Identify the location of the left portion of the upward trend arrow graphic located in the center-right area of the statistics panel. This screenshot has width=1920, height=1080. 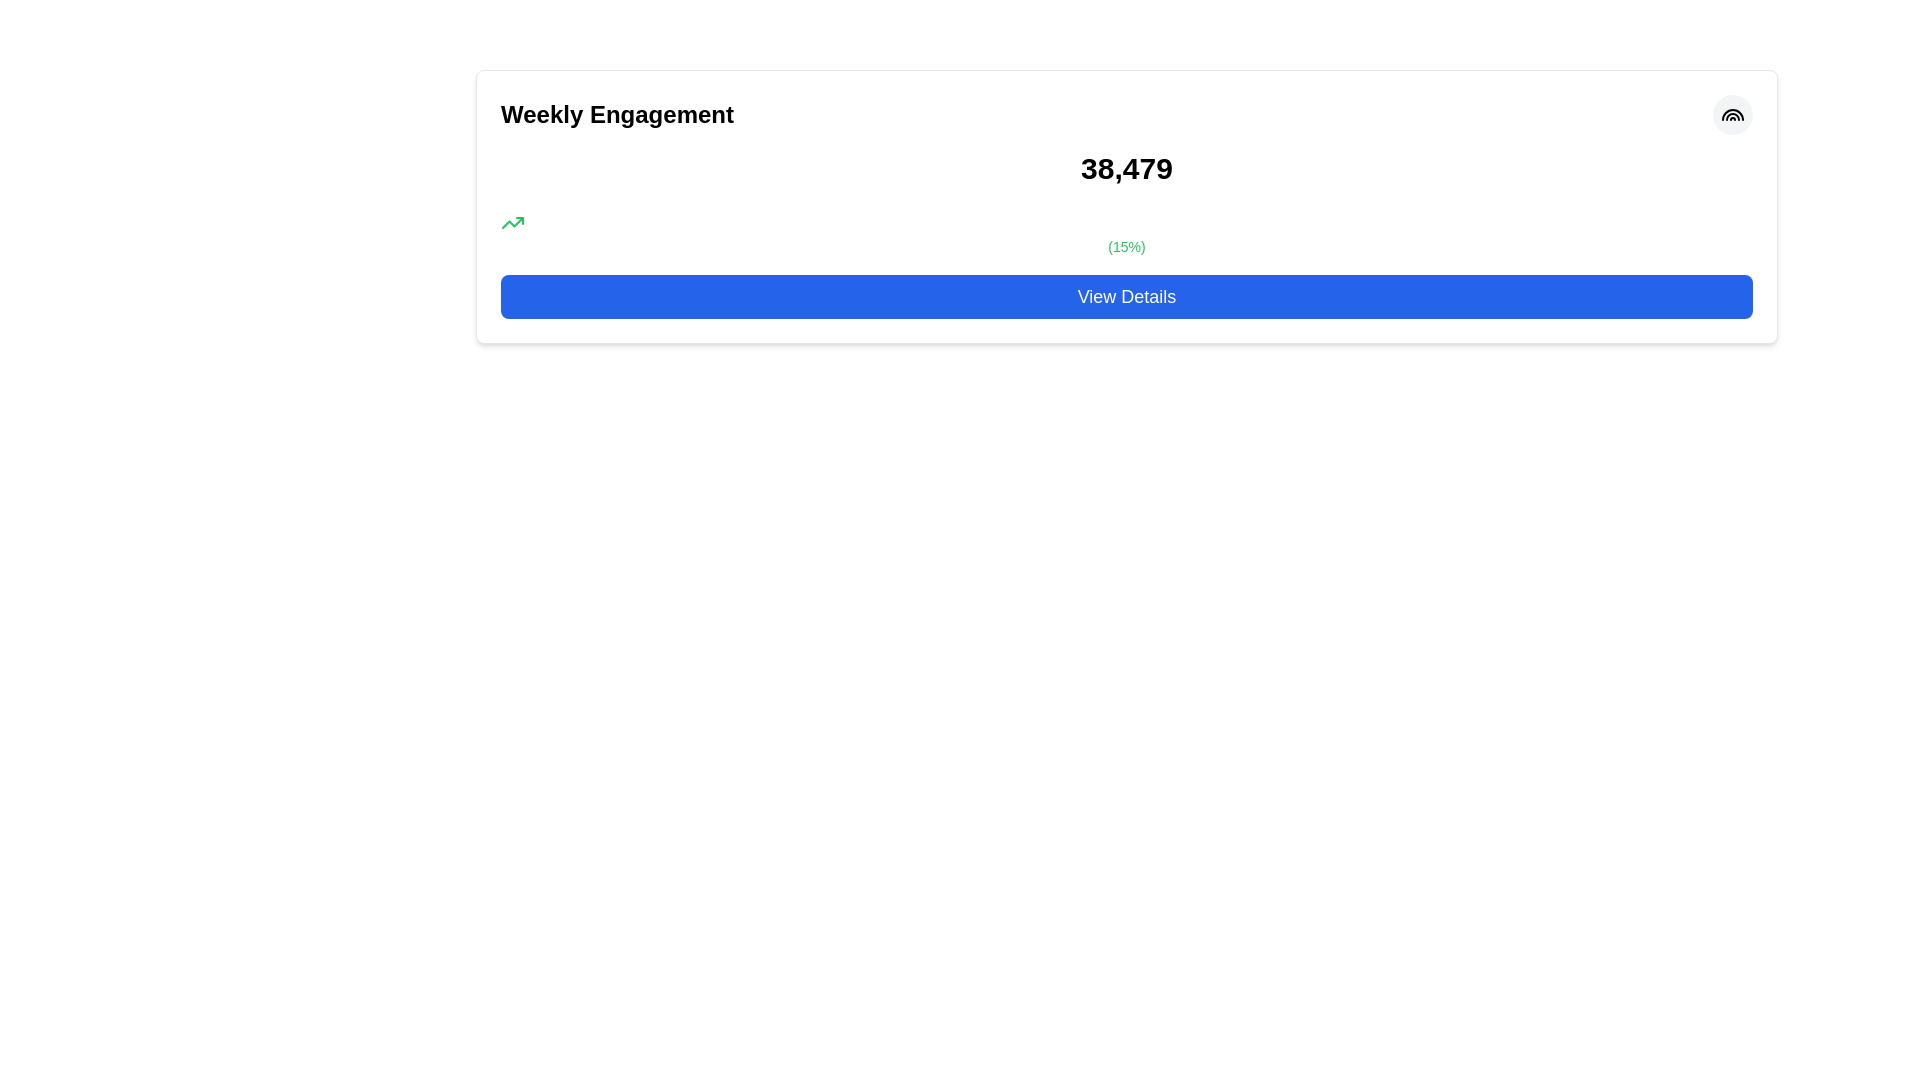
(513, 223).